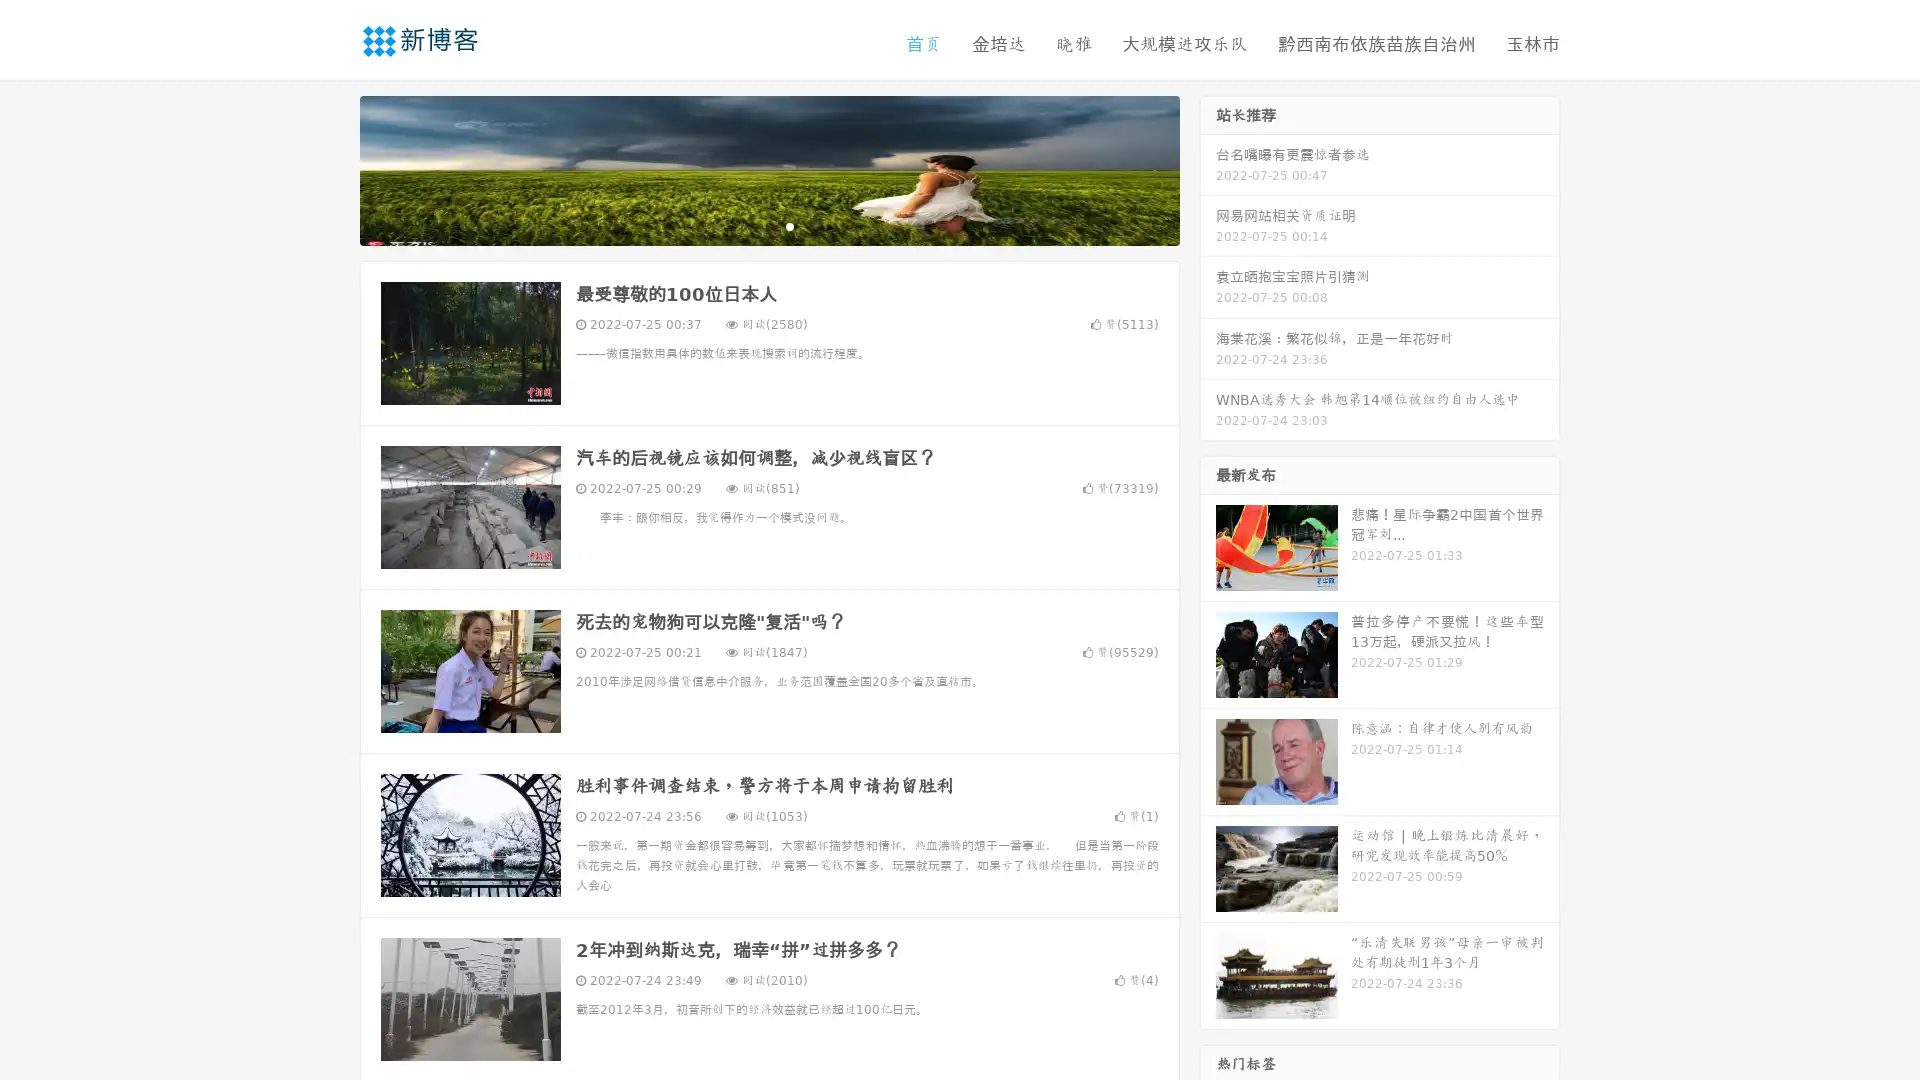 The height and width of the screenshot is (1080, 1920). I want to click on Previous slide, so click(330, 168).